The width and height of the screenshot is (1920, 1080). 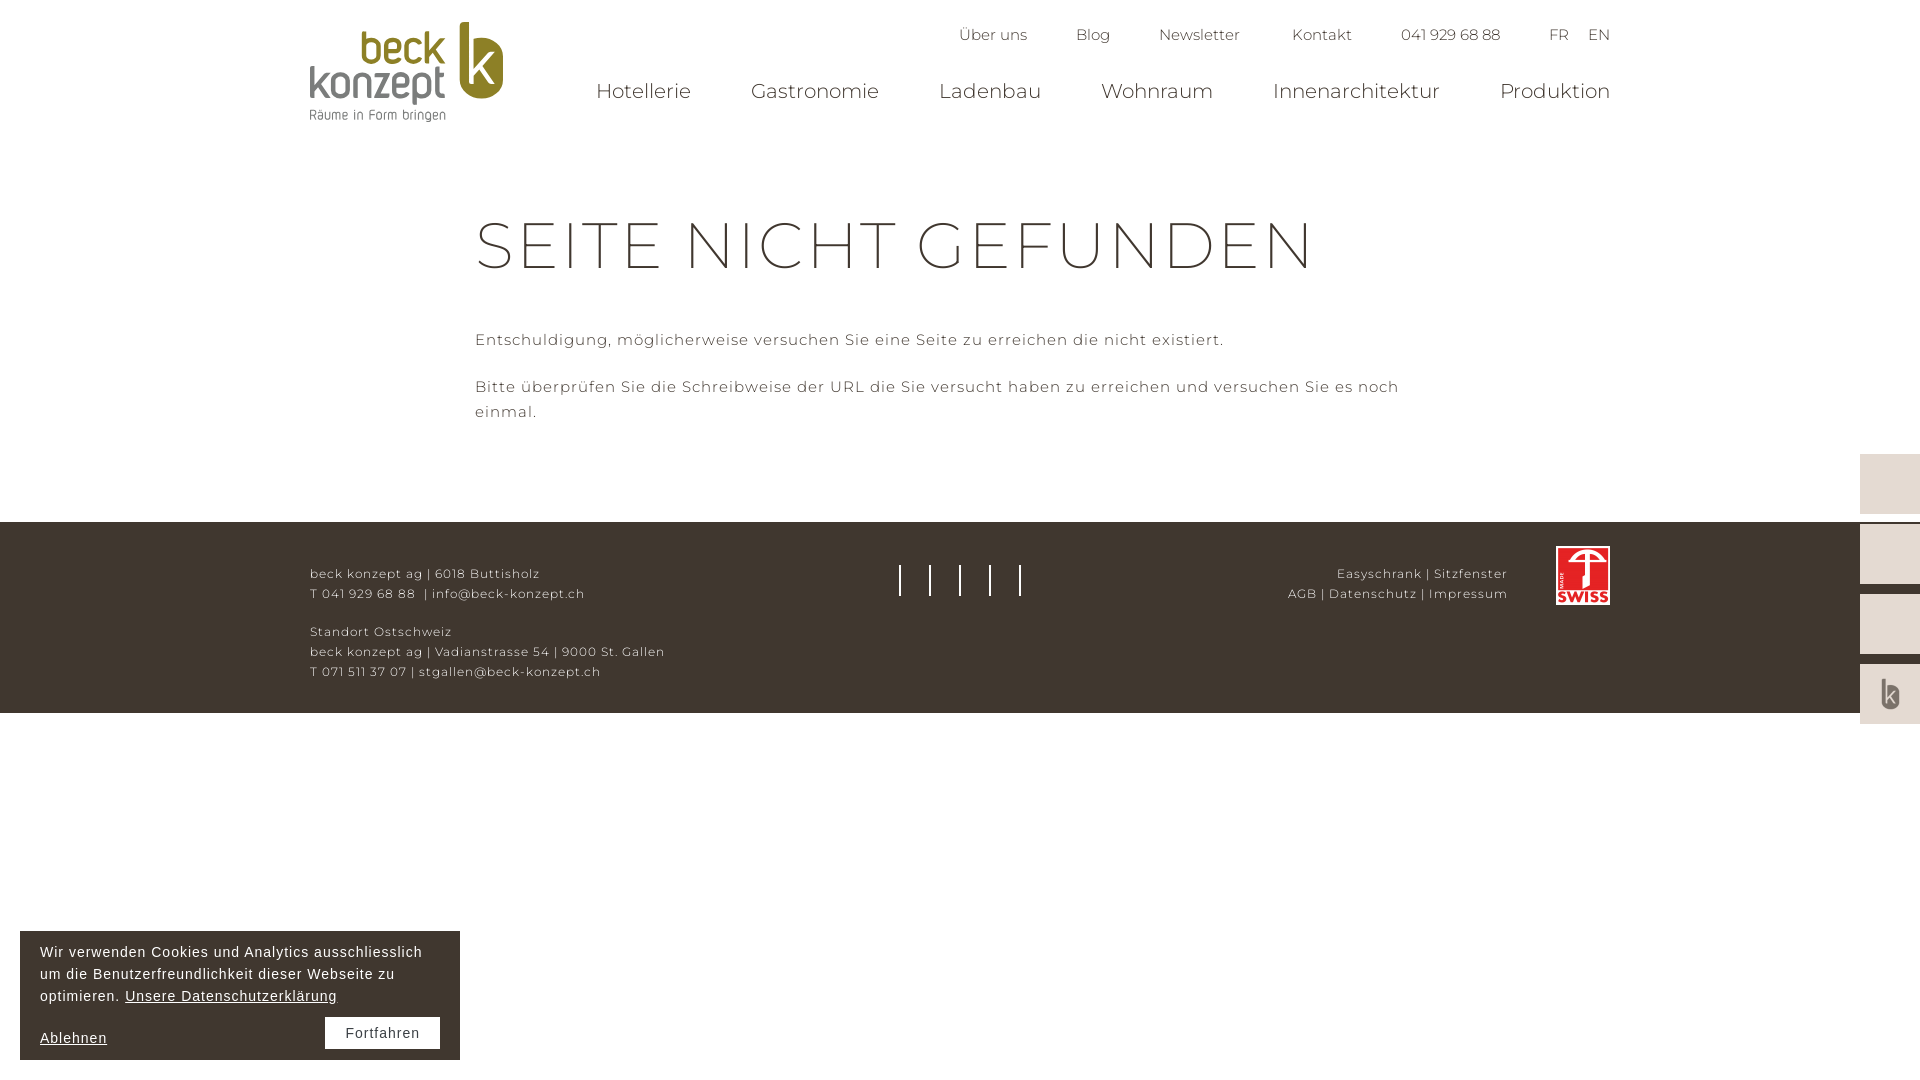 I want to click on 'Innenarchitektur', so click(x=1356, y=91).